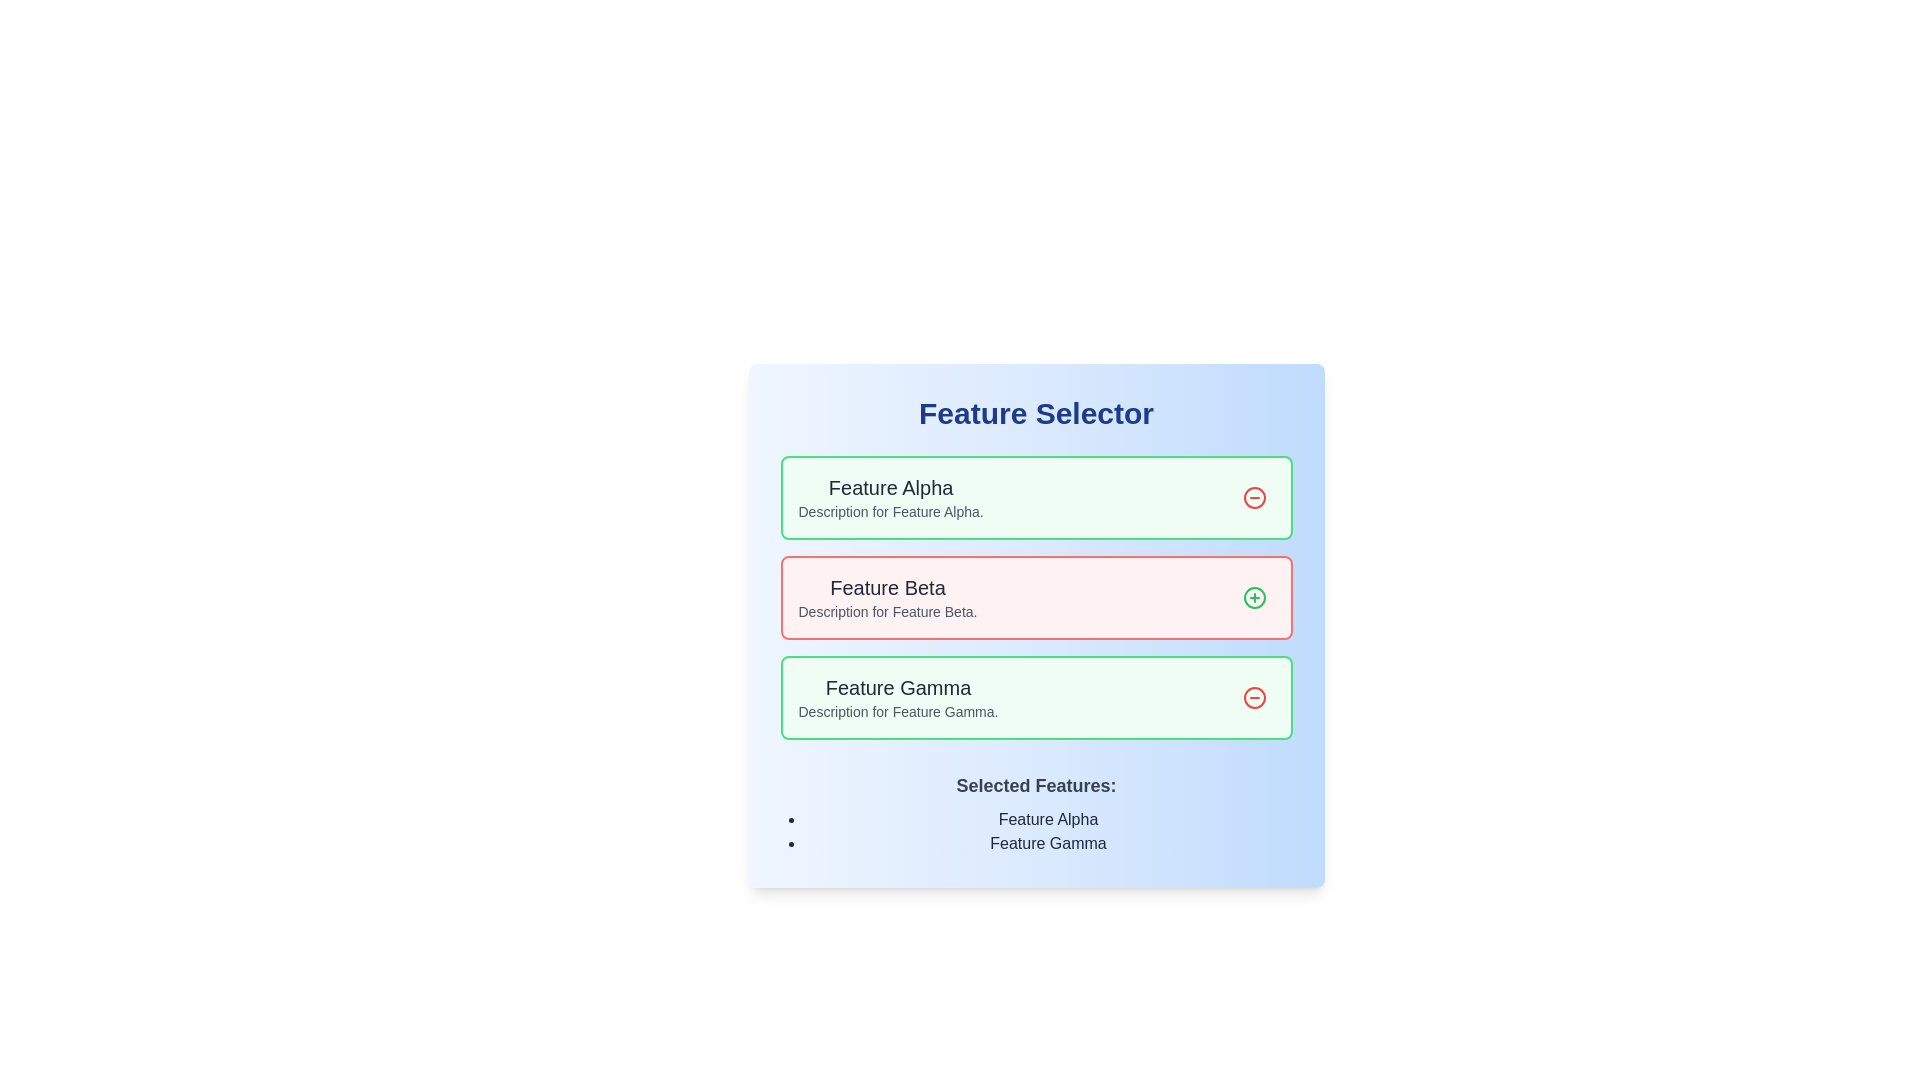 The height and width of the screenshot is (1080, 1920). I want to click on the second feature card in the 'Feature Selector' section, so click(1036, 596).